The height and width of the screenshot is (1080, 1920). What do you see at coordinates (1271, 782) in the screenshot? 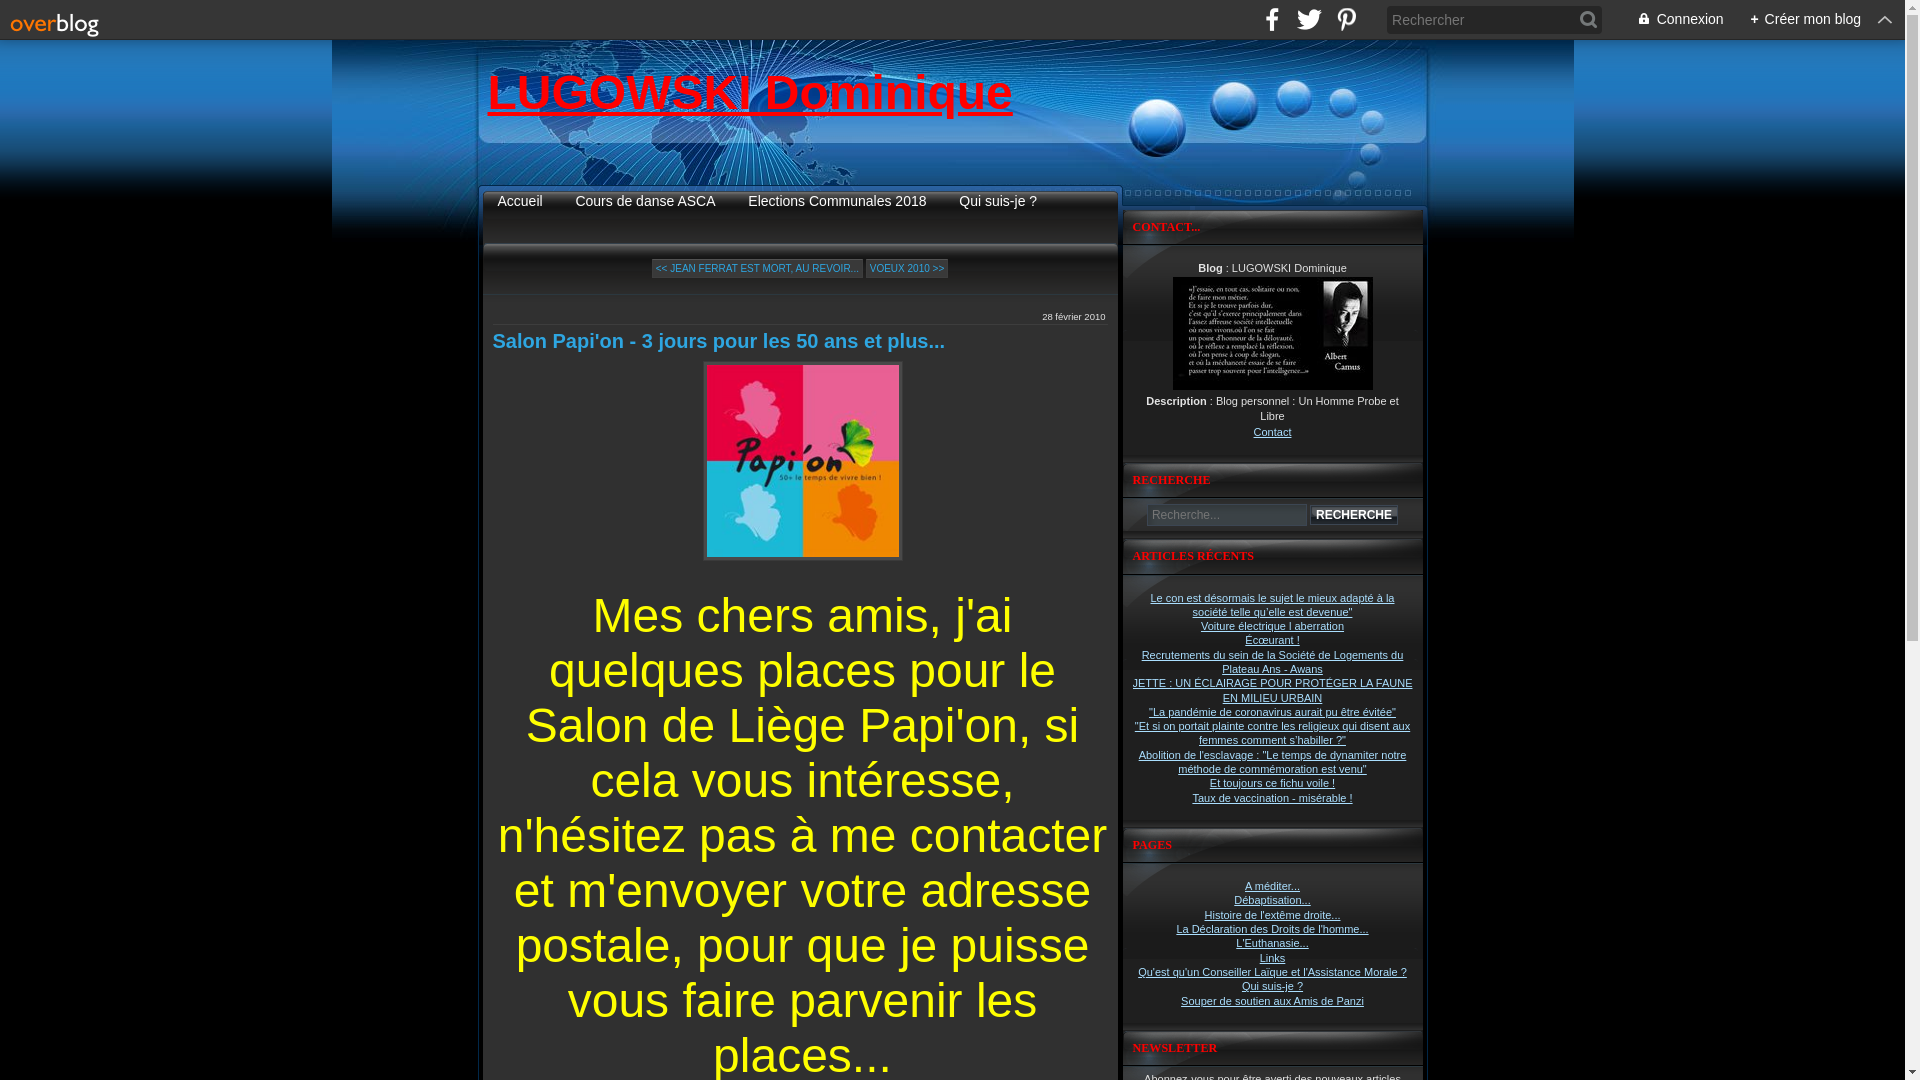
I see `'Et toujours ce fichu voile !'` at bounding box center [1271, 782].